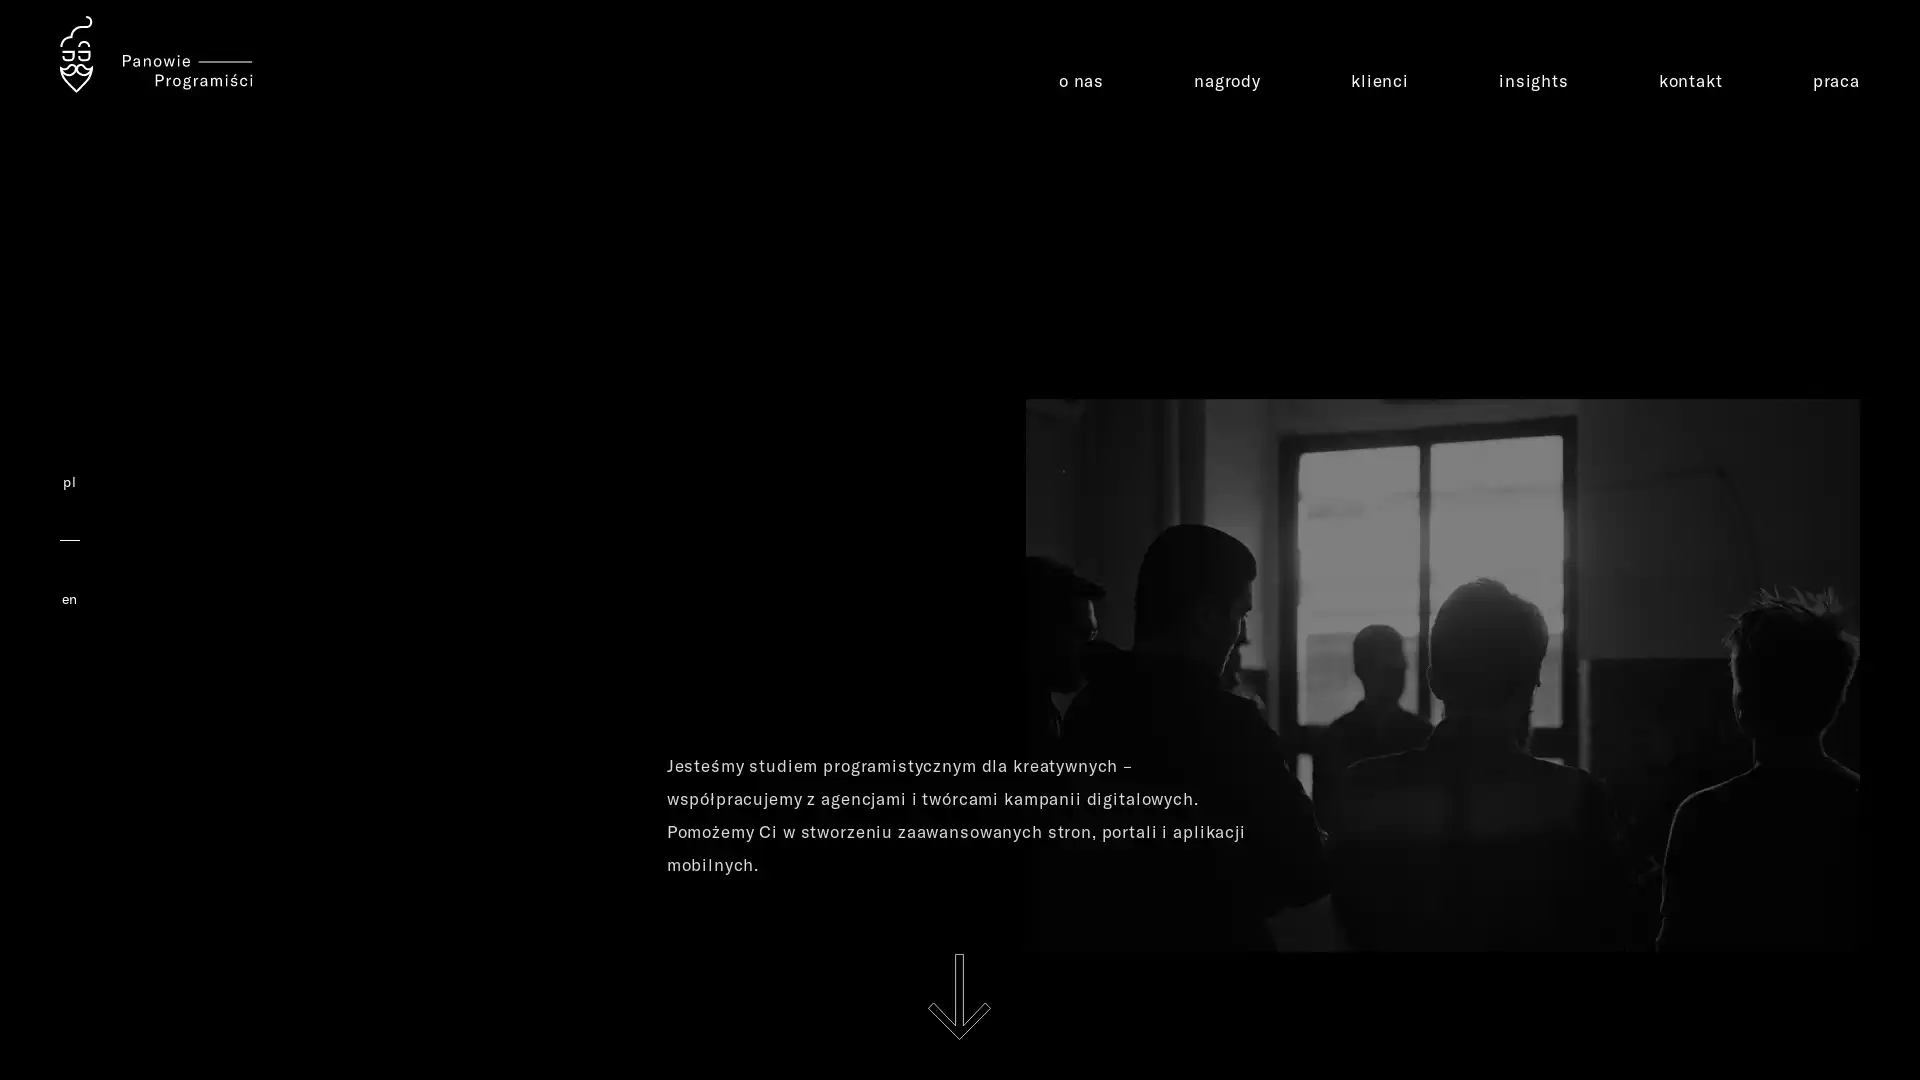 This screenshot has width=1920, height=1080. What do you see at coordinates (958, 996) in the screenshot?
I see `Przeskroluj` at bounding box center [958, 996].